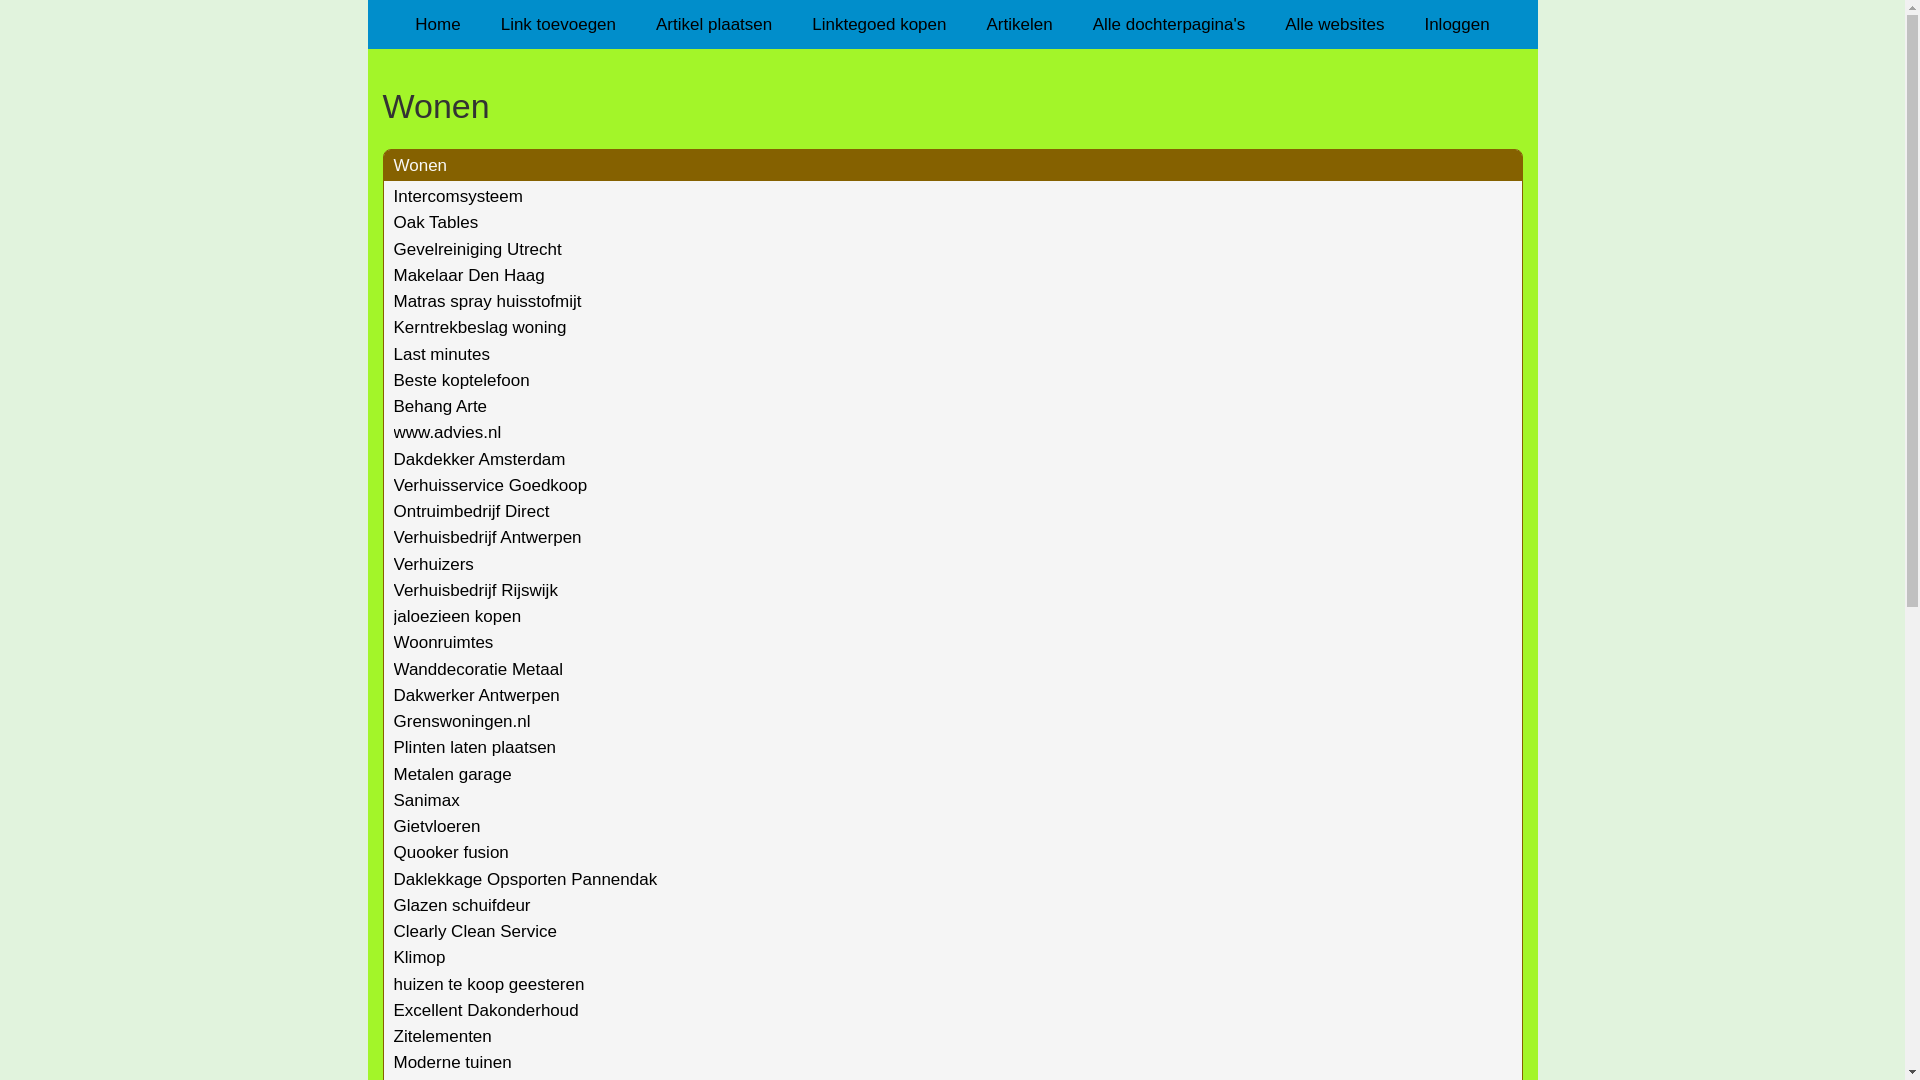  What do you see at coordinates (1169, 24) in the screenshot?
I see `'Alle dochterpagina's'` at bounding box center [1169, 24].